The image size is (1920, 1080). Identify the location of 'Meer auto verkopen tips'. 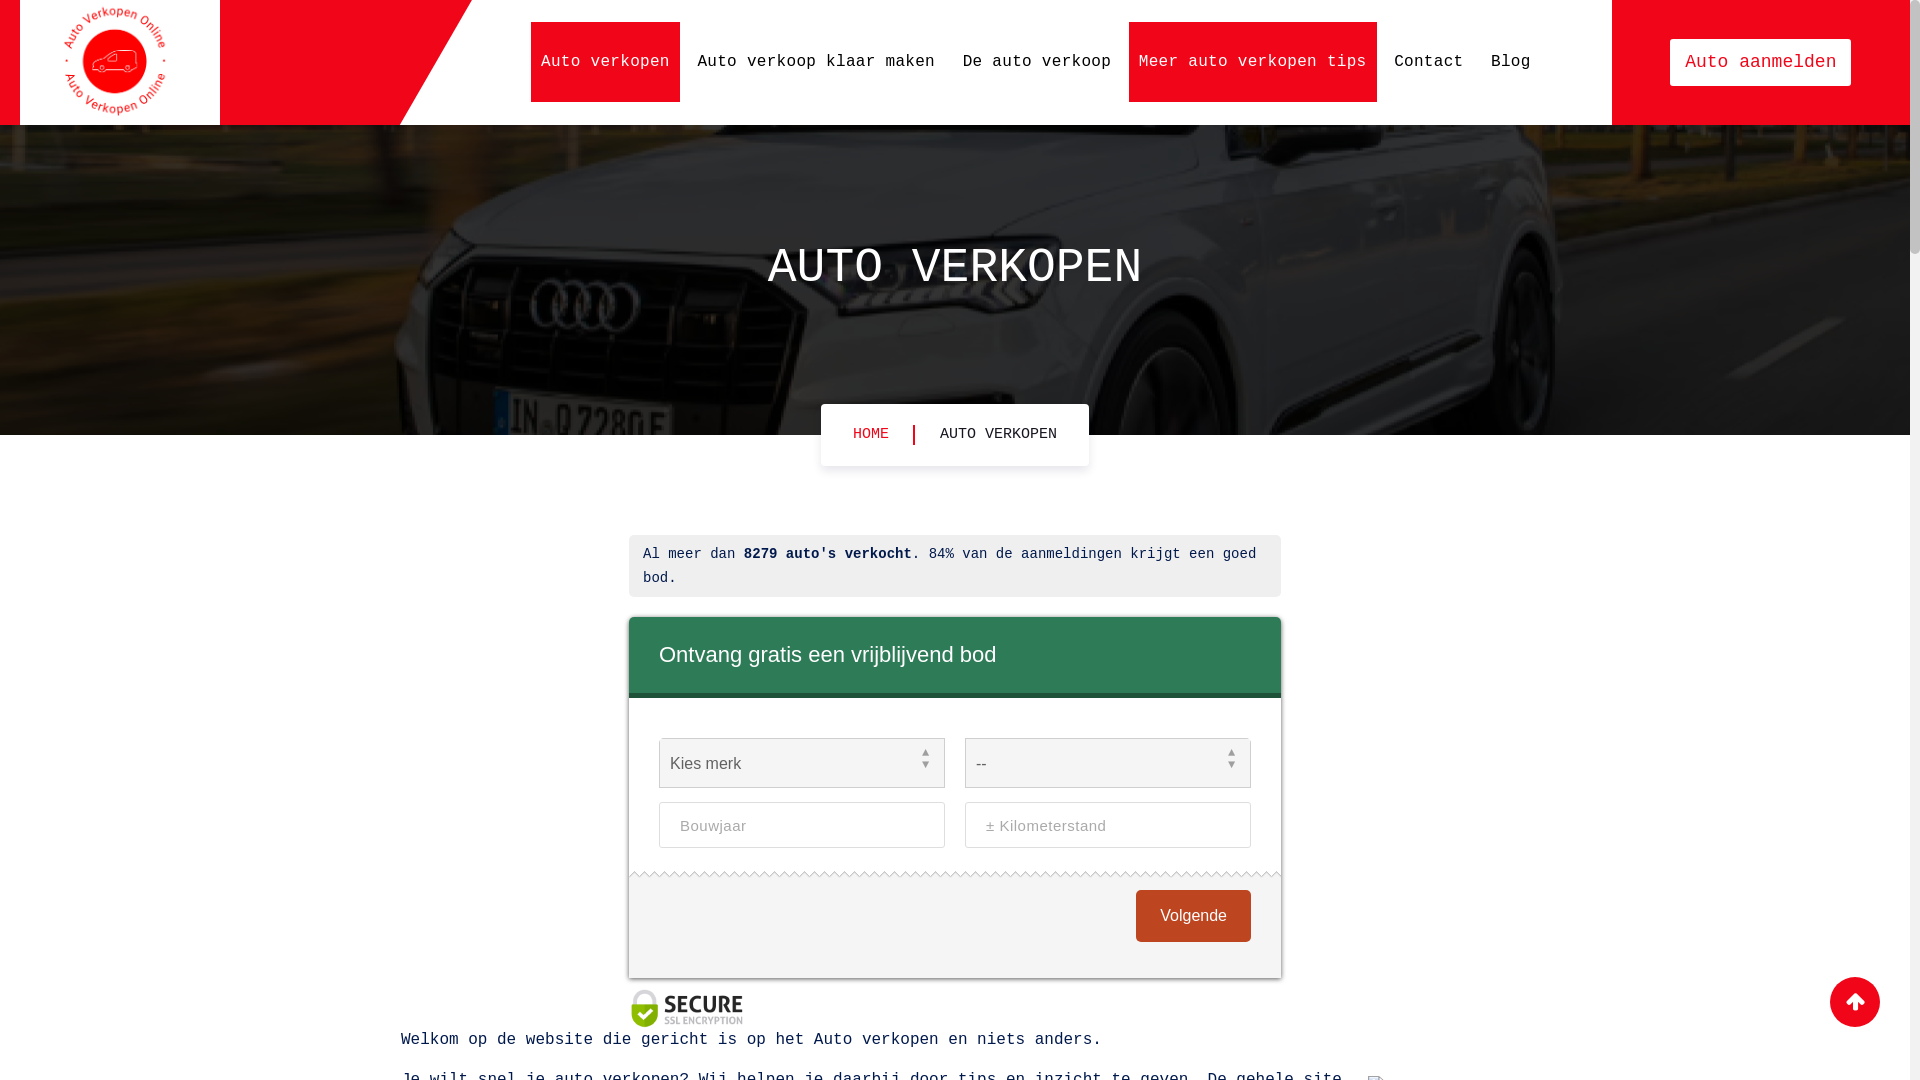
(1251, 60).